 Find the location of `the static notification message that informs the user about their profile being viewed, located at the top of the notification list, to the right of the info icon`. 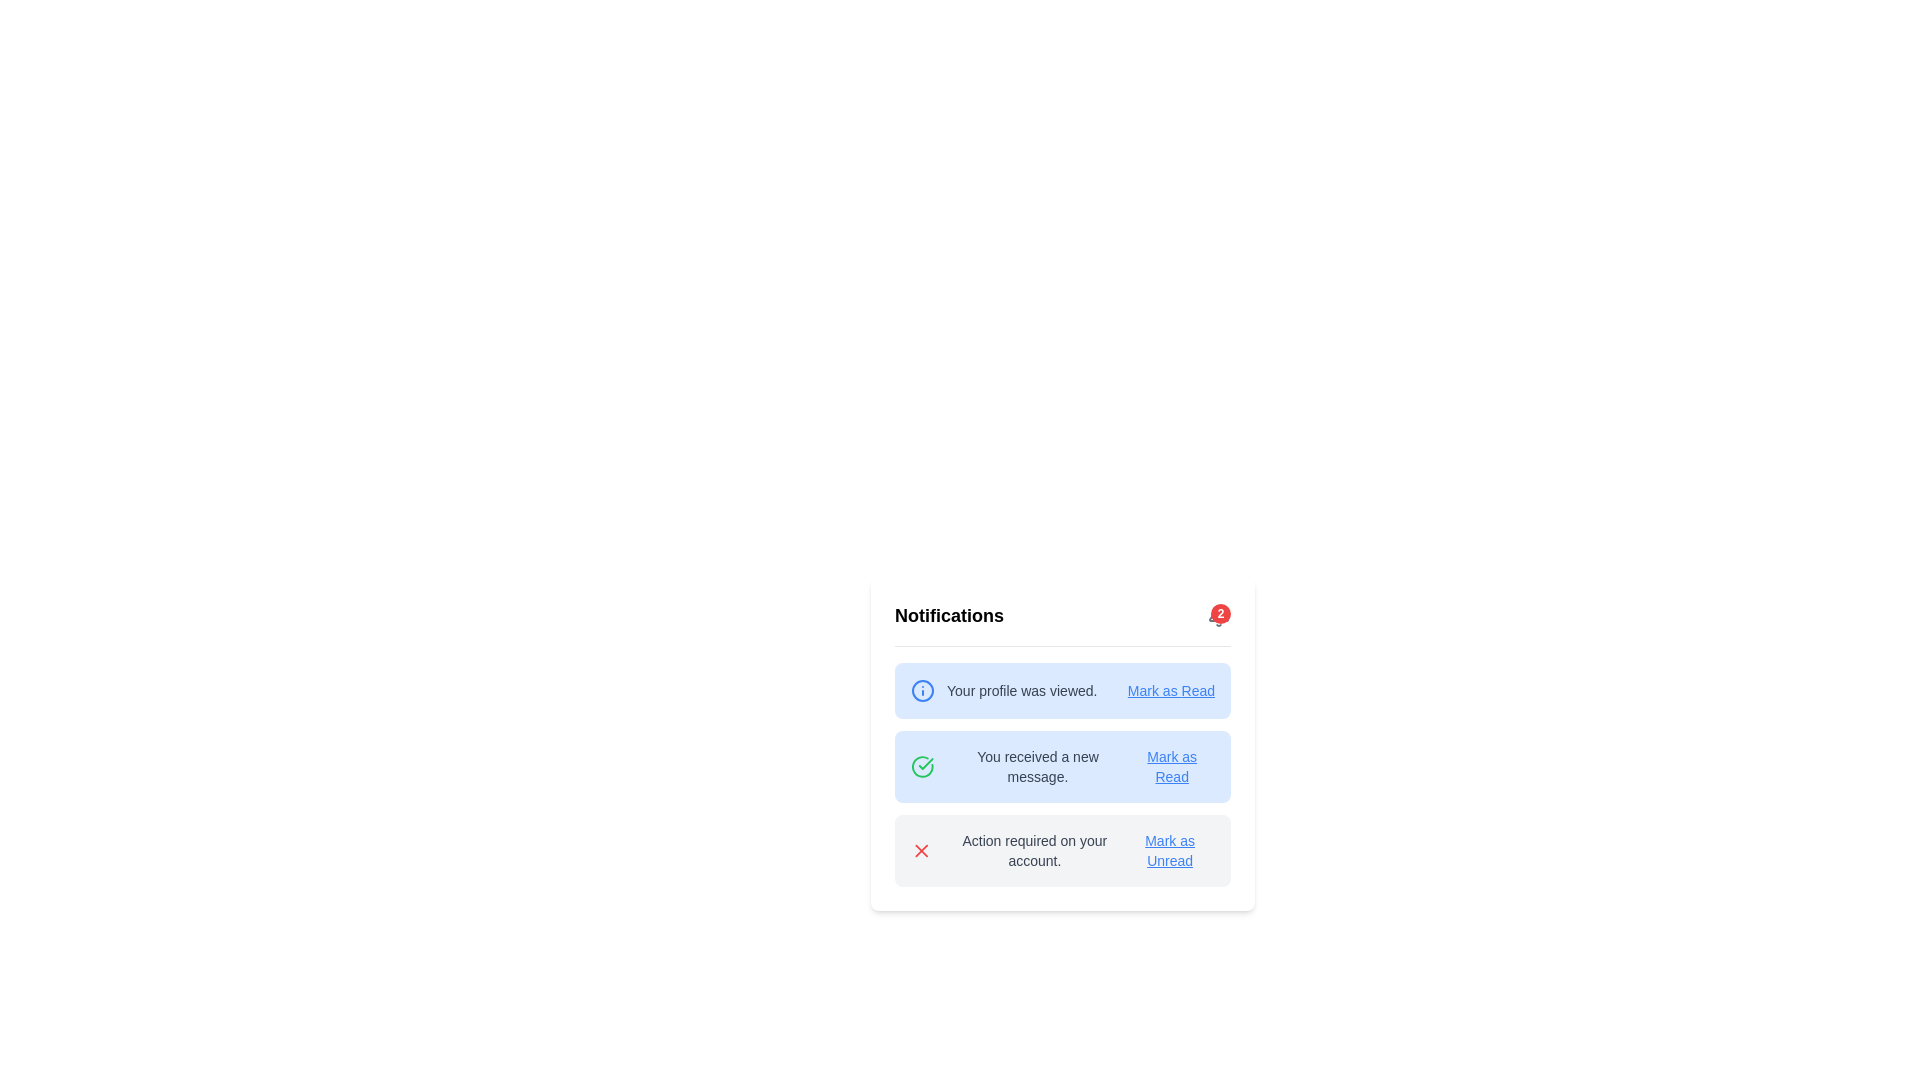

the static notification message that informs the user about their profile being viewed, located at the top of the notification list, to the right of the info icon is located at coordinates (1022, 689).